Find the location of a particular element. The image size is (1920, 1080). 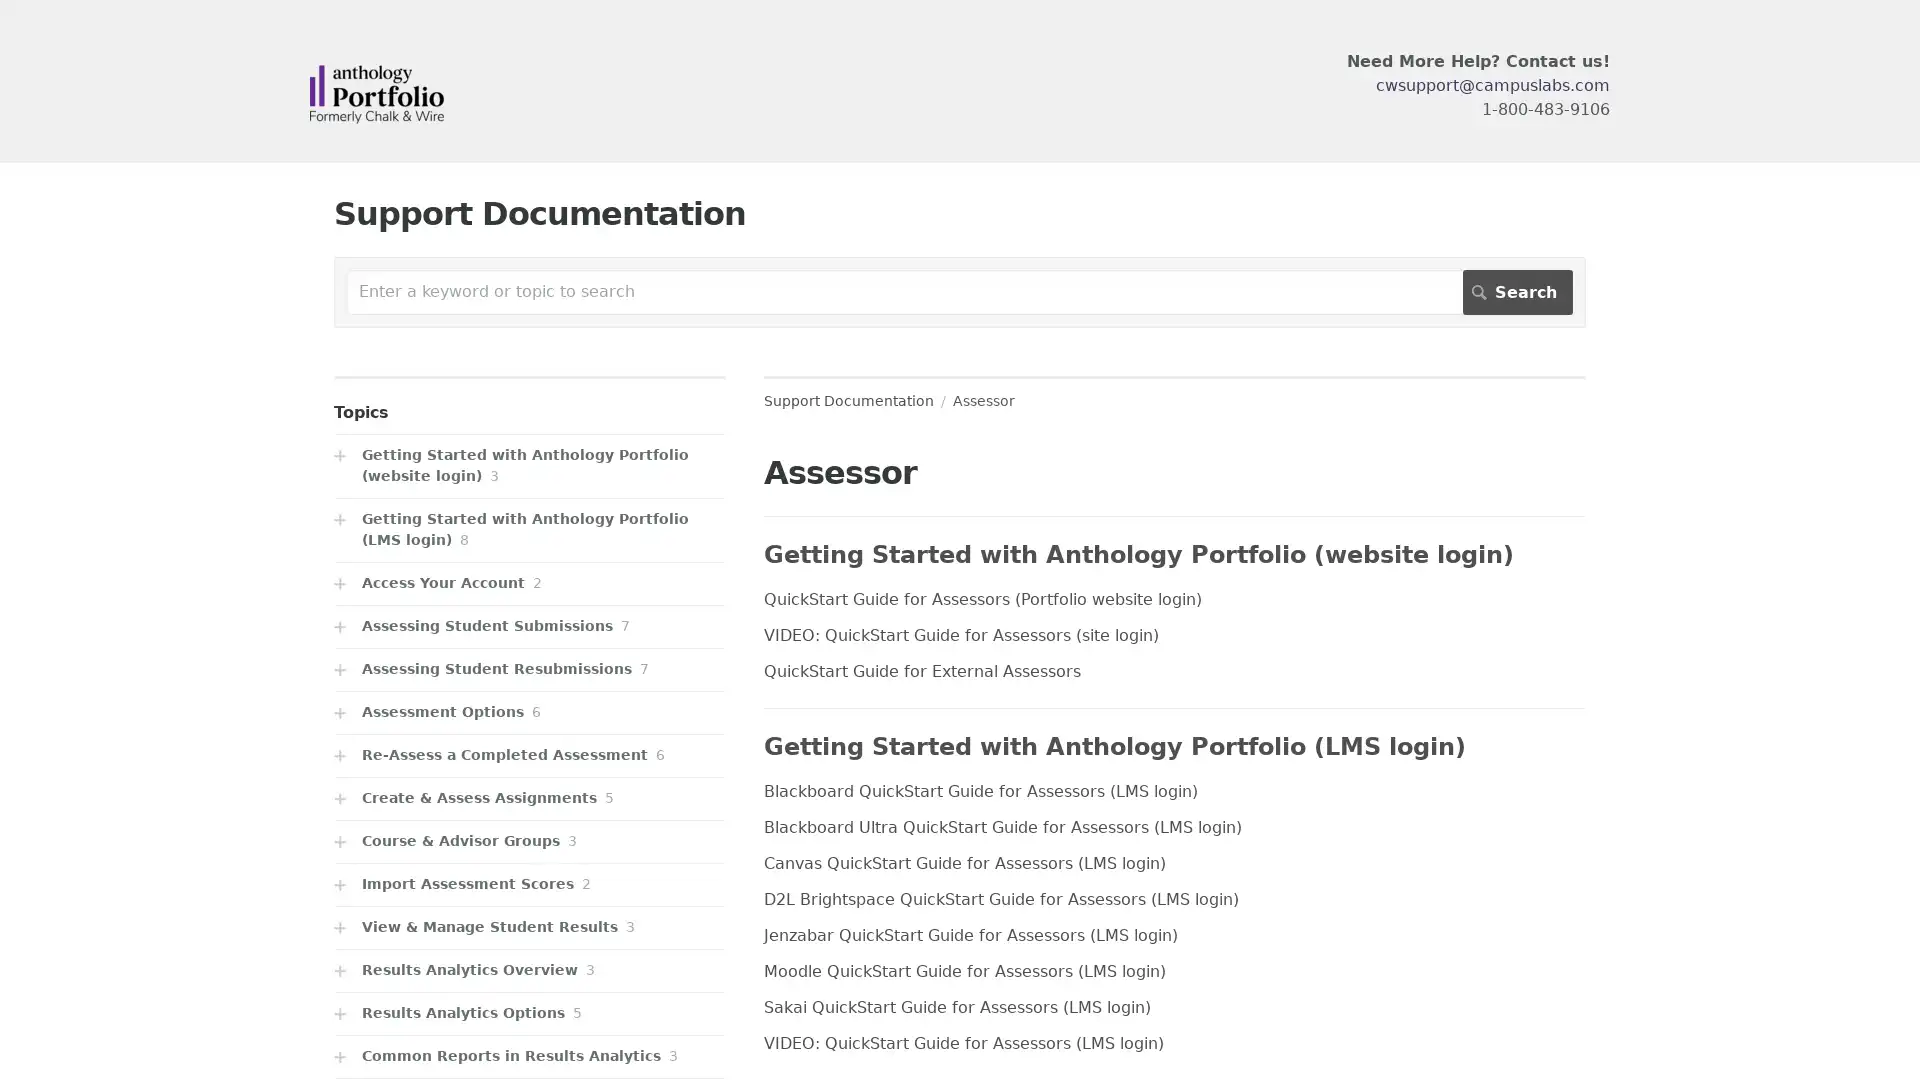

View & Manage Student Results 3 is located at coordinates (529, 927).